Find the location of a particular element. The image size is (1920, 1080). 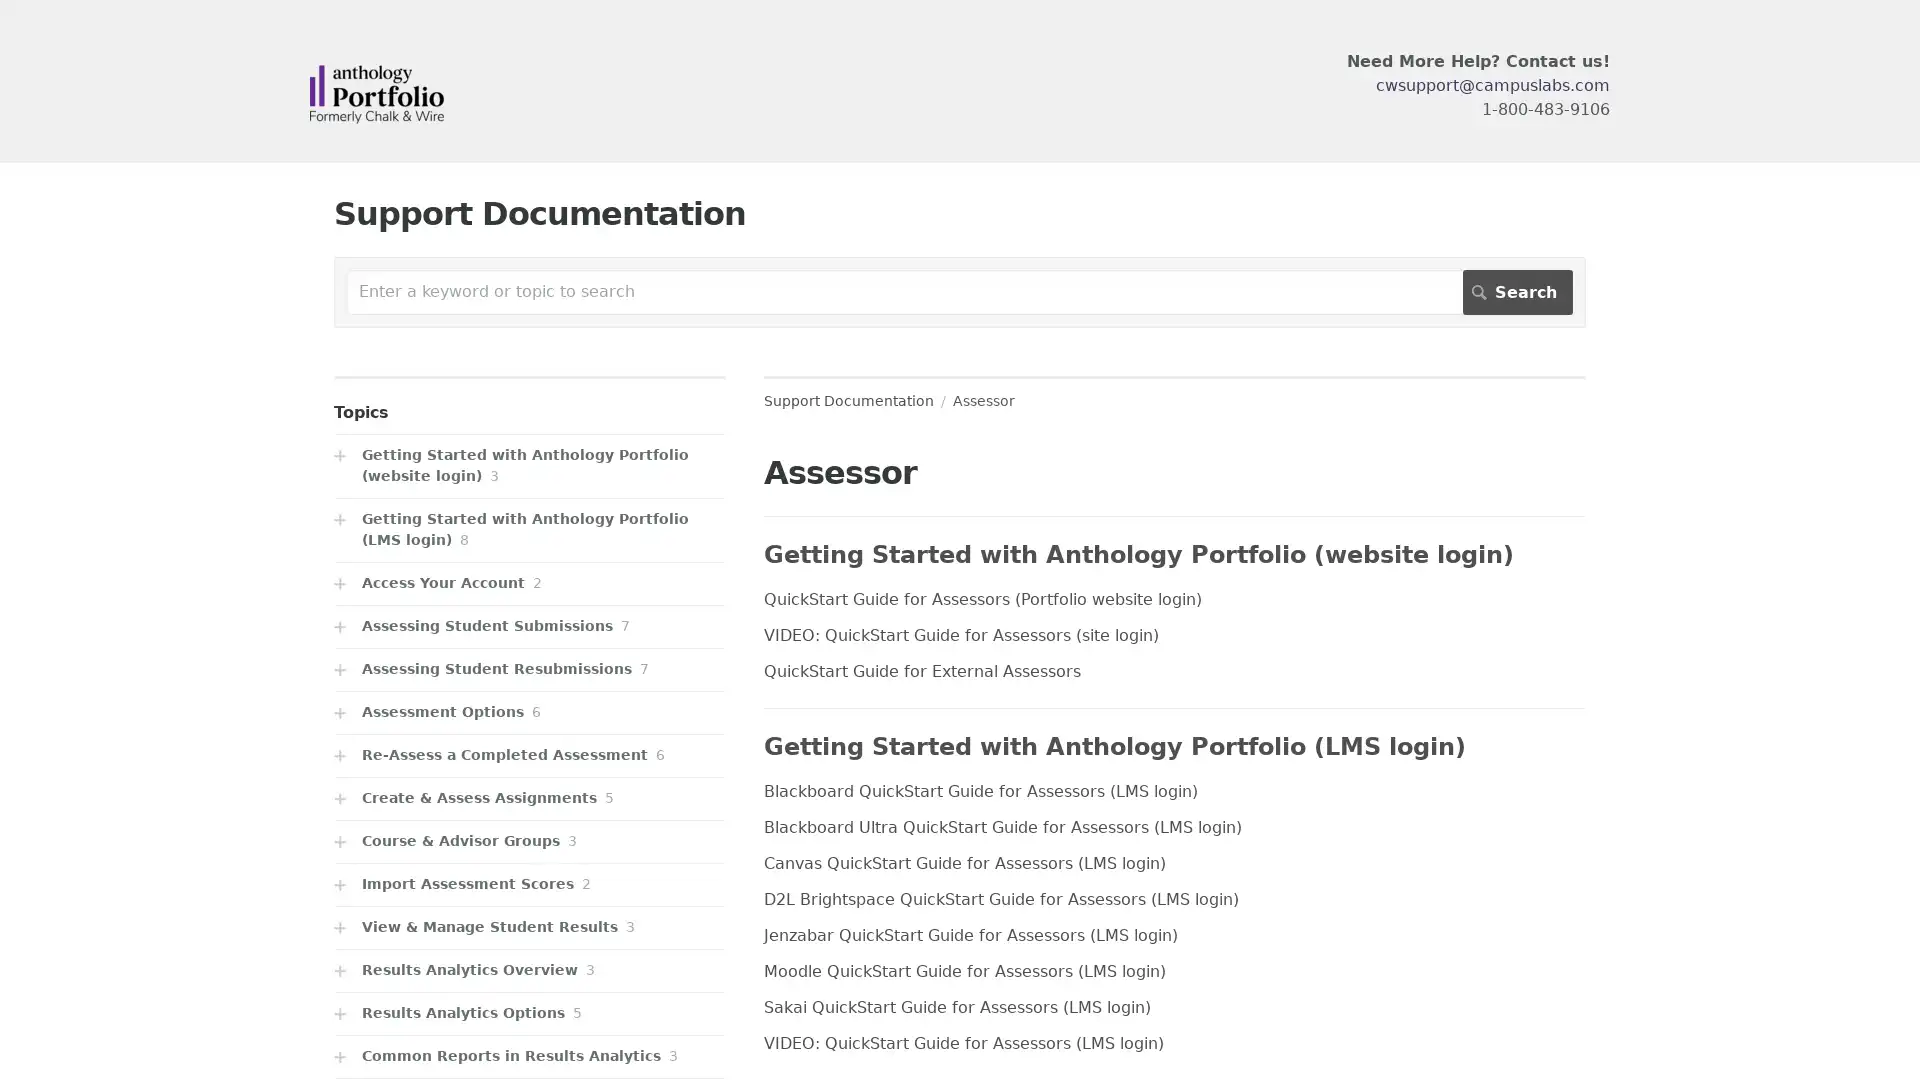

View & Manage Student Results 3 is located at coordinates (529, 927).